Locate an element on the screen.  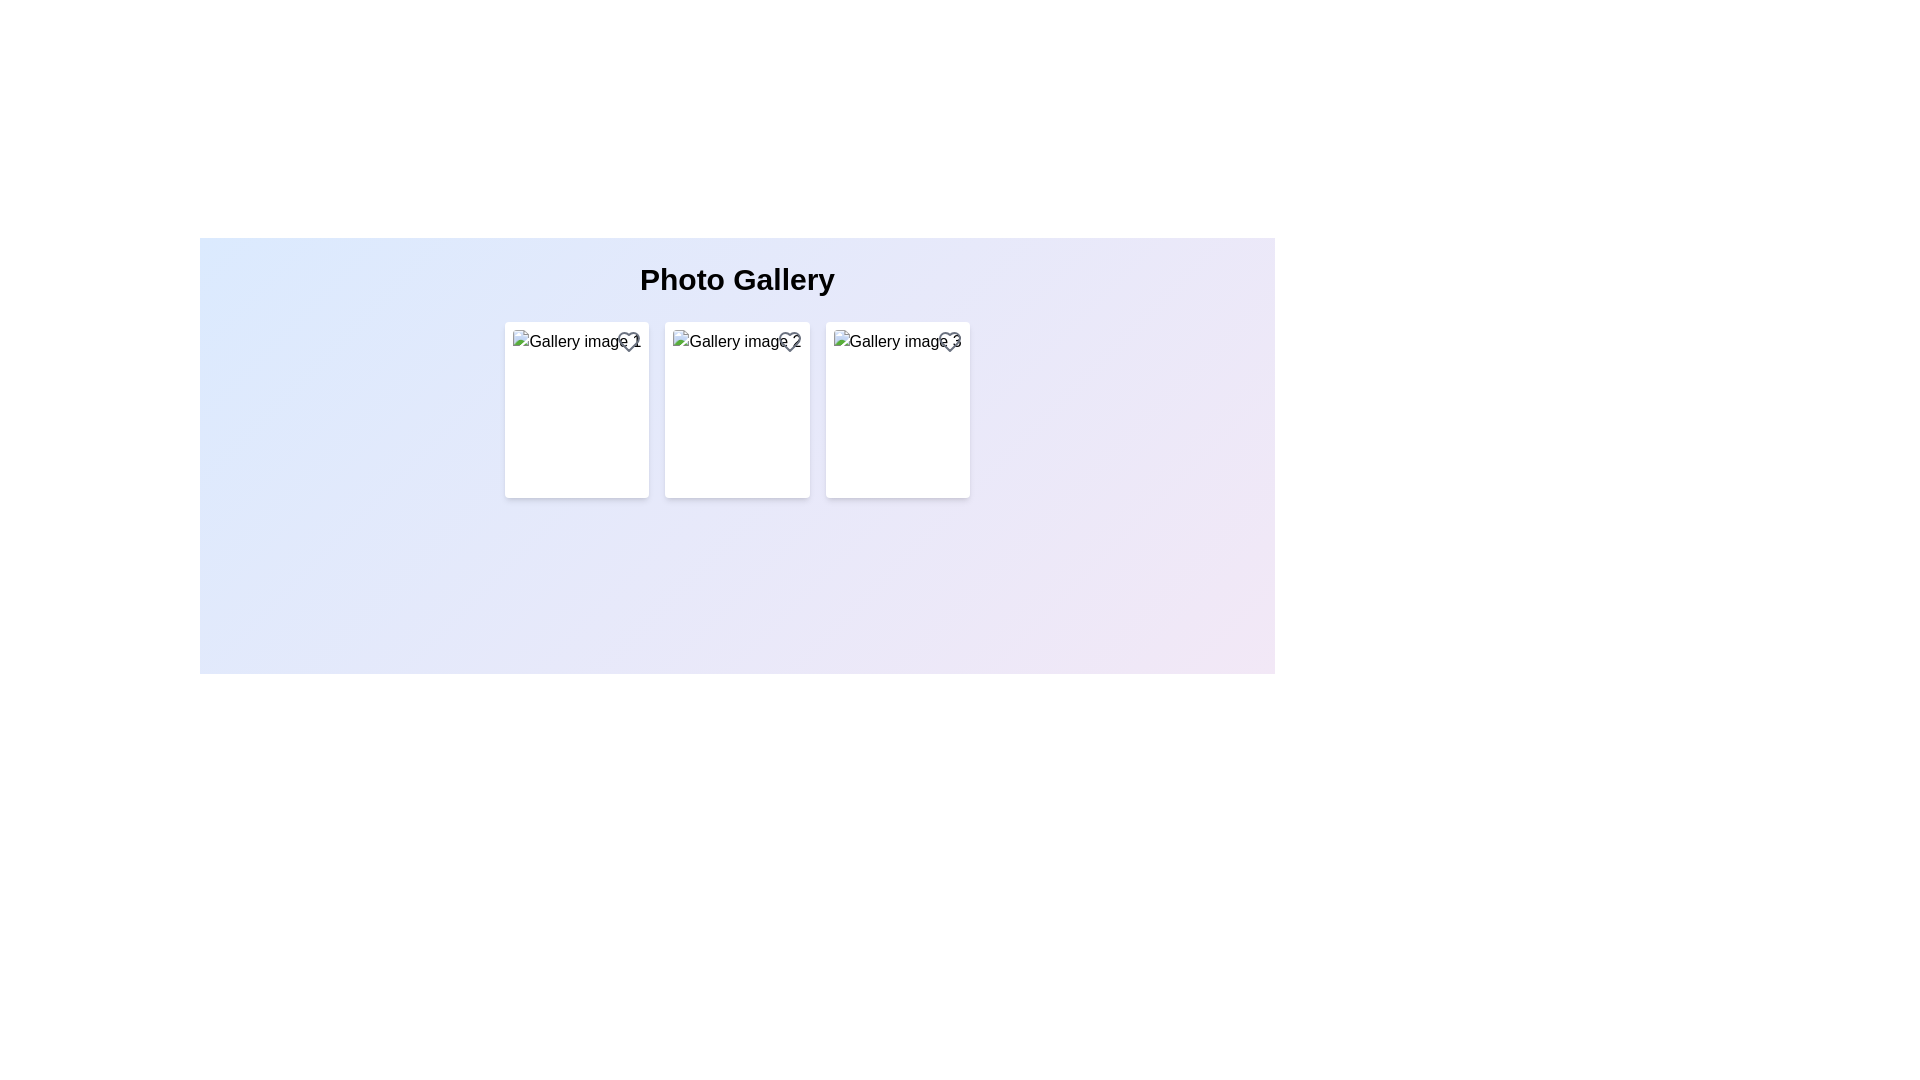
the 'like' icon in the top-right corner of the second card in the gallery is located at coordinates (788, 341).